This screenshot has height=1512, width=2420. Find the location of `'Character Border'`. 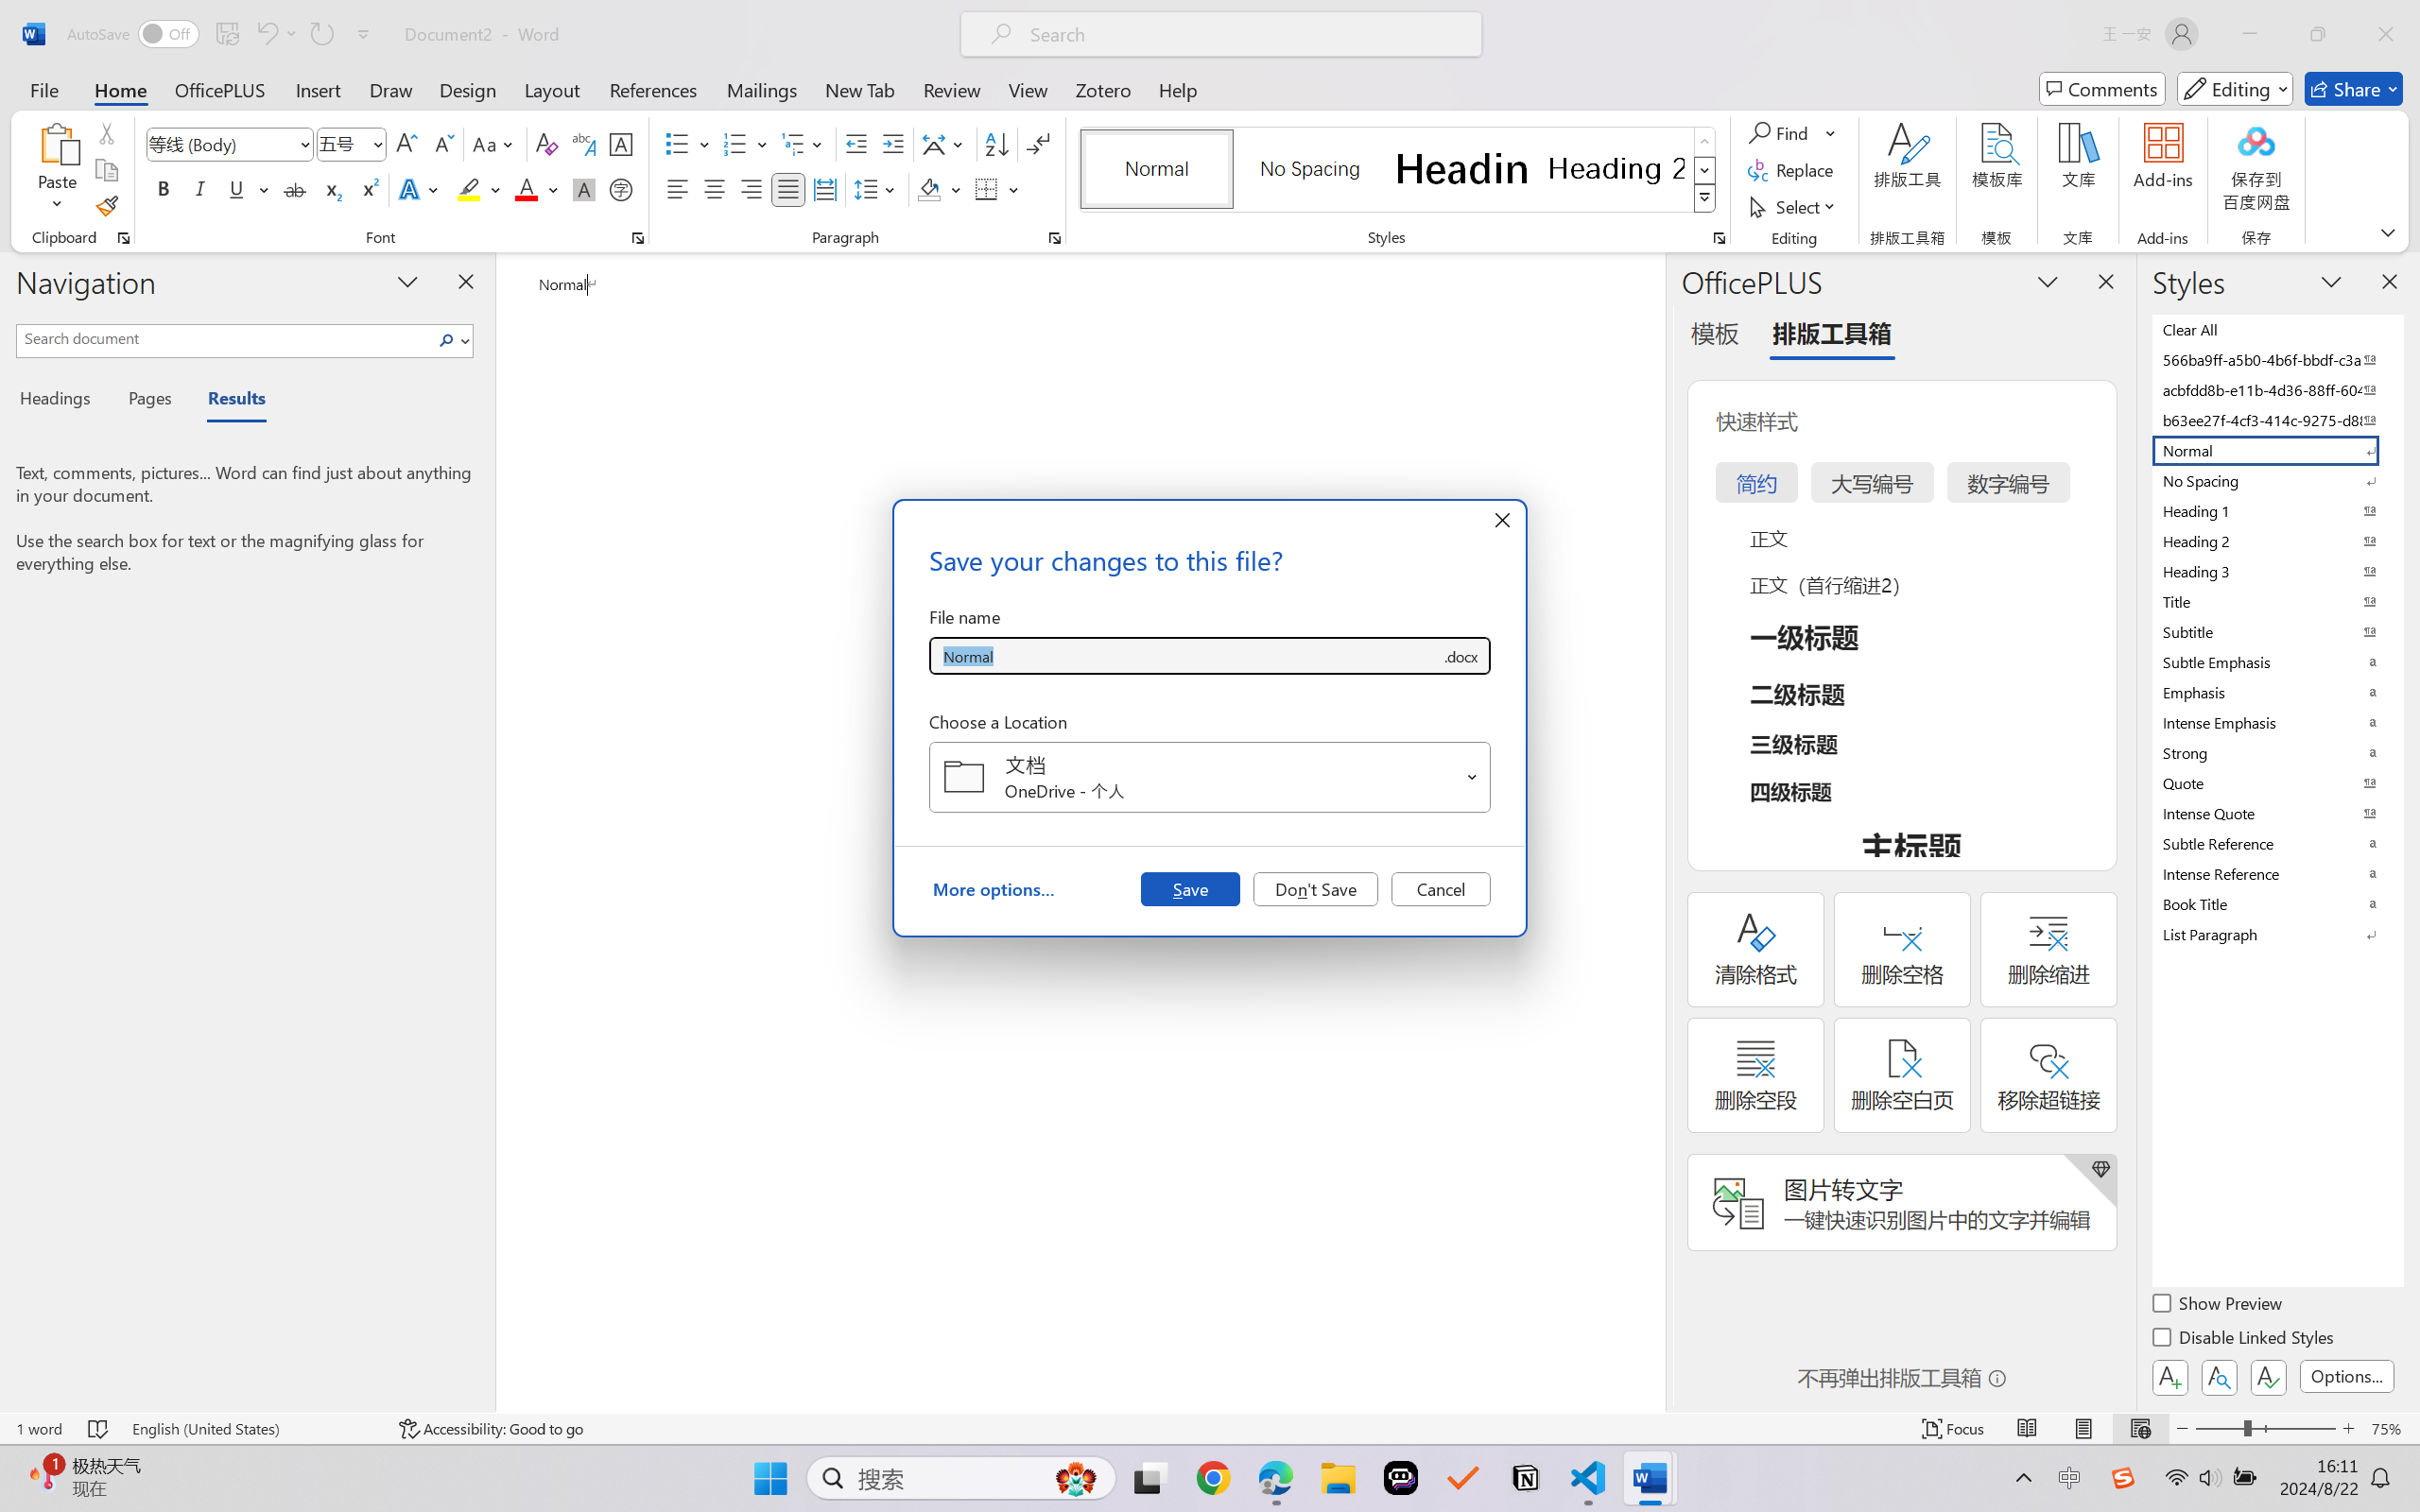

'Character Border' is located at coordinates (621, 144).